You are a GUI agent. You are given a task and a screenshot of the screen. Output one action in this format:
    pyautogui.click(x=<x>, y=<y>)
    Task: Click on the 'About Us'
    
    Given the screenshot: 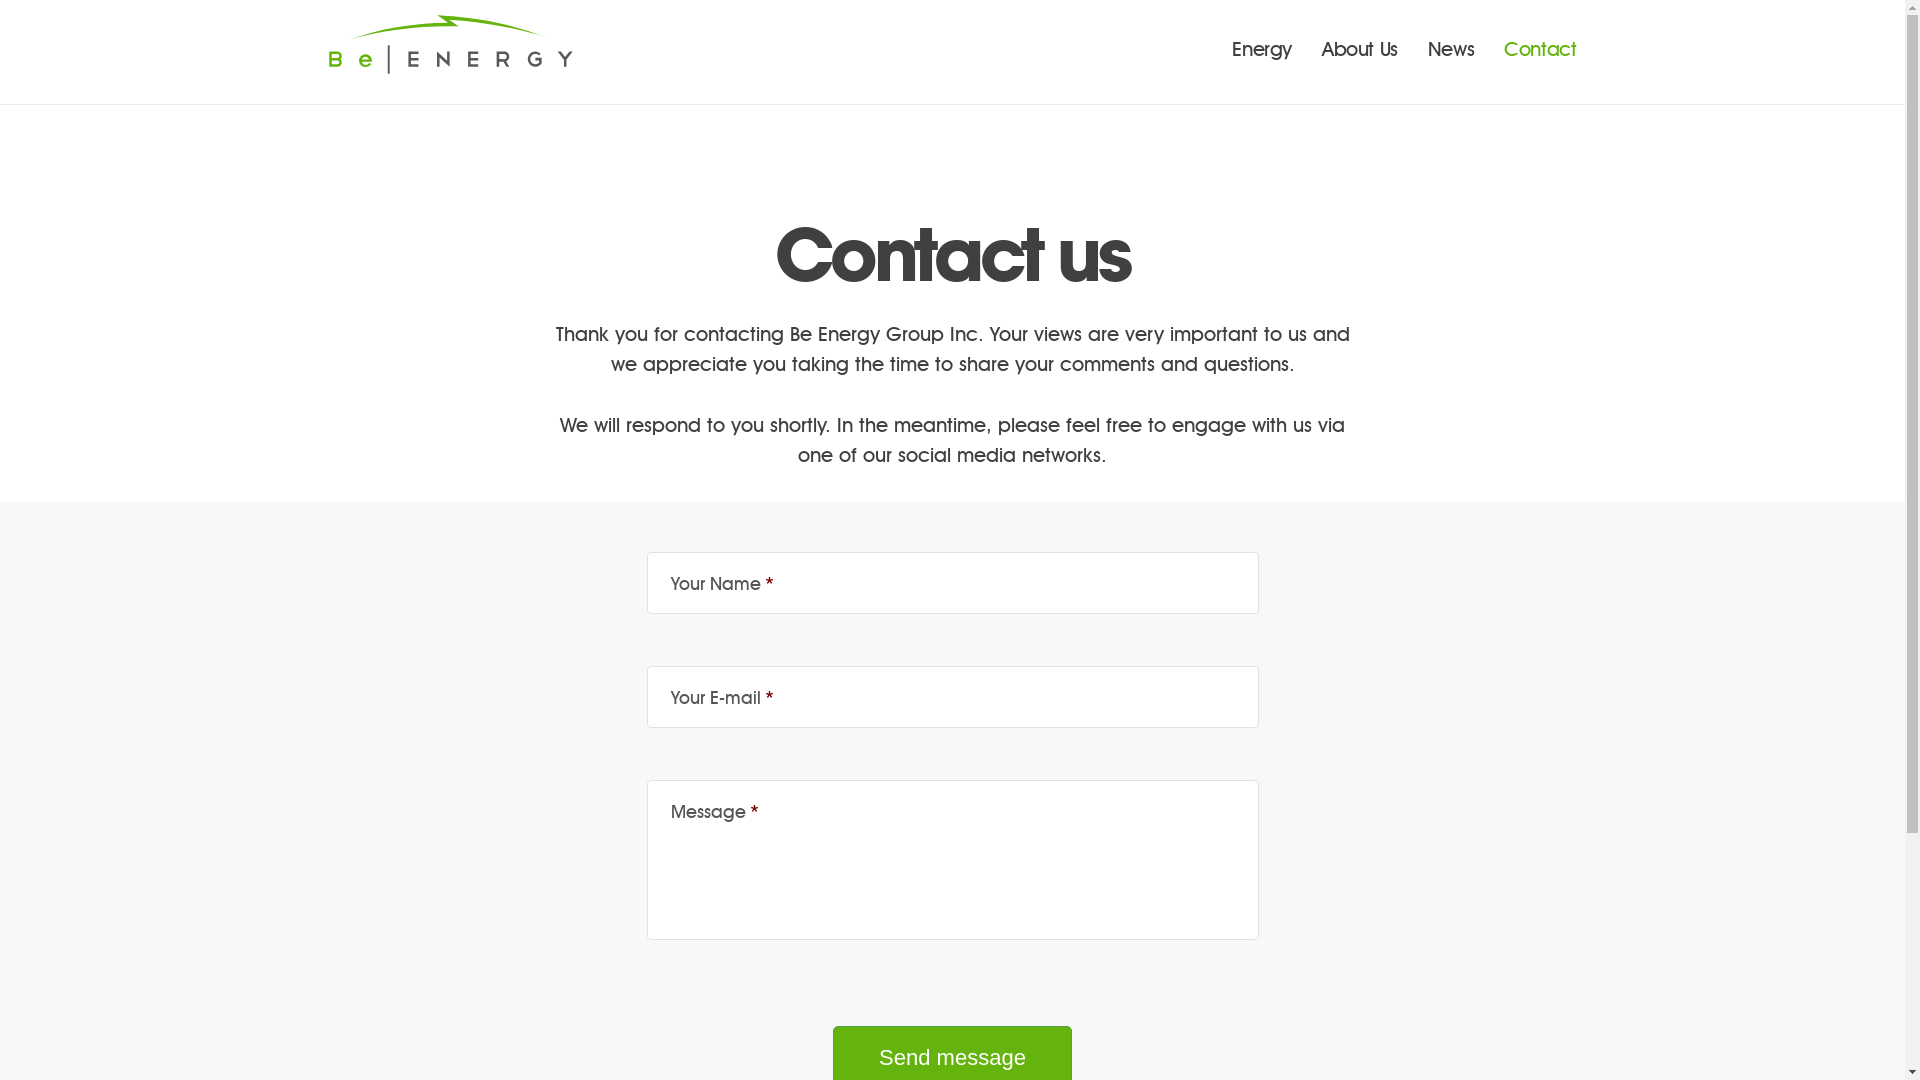 What is the action you would take?
    pyautogui.click(x=1359, y=49)
    